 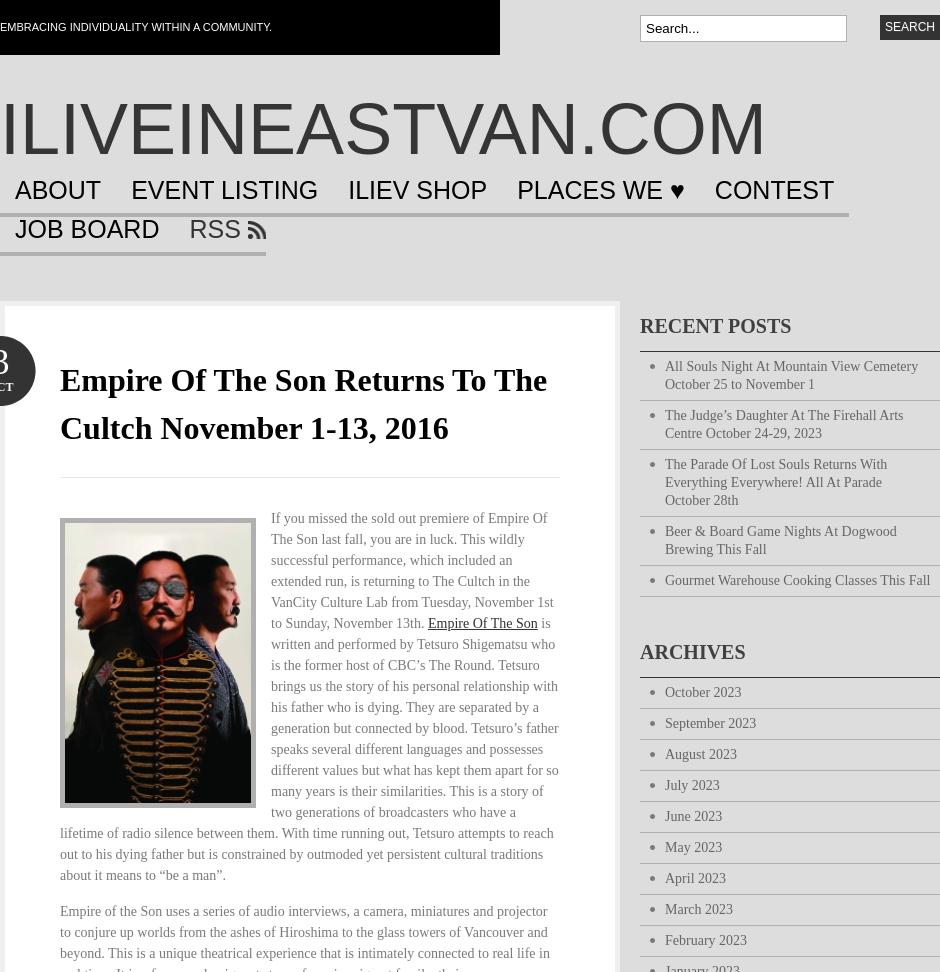 What do you see at coordinates (715, 325) in the screenshot?
I see `'Recent Posts'` at bounding box center [715, 325].